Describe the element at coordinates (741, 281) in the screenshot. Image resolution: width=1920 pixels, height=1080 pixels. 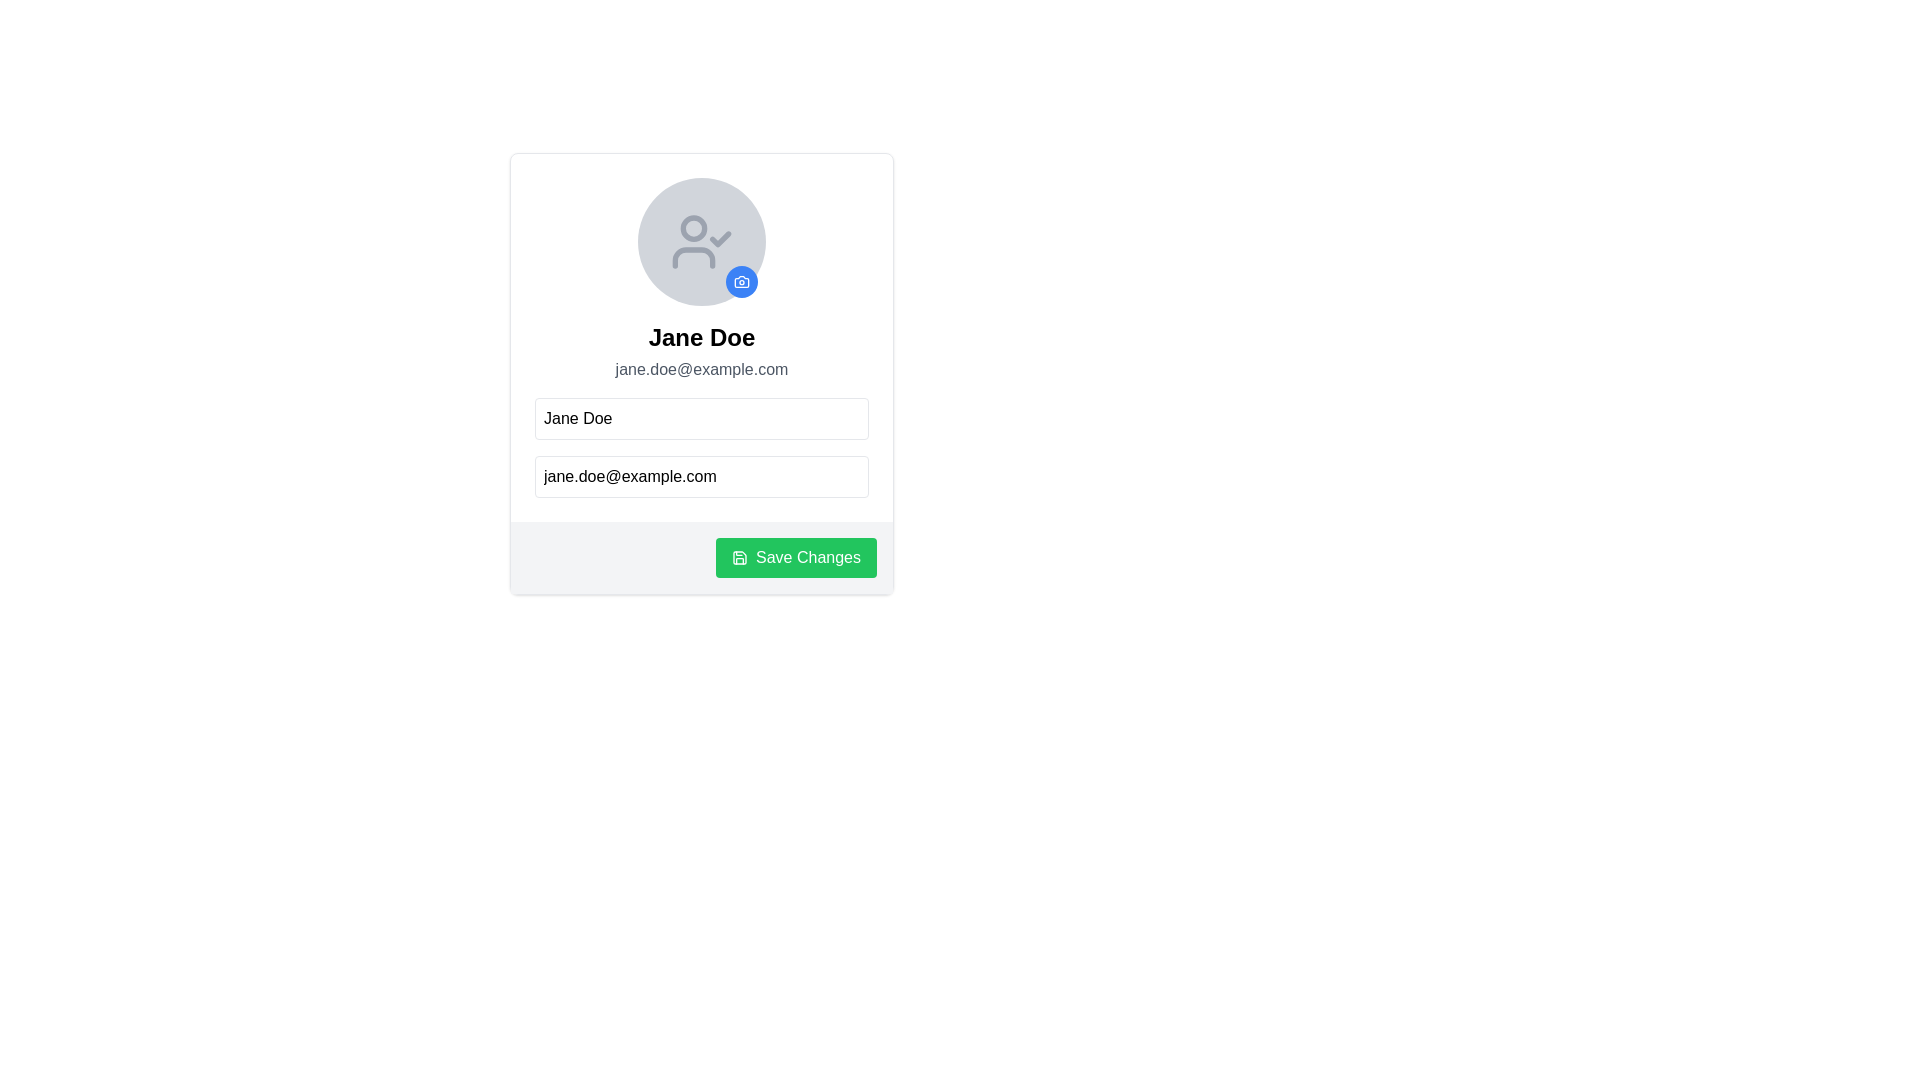
I see `the camera icon in the user profile block` at that location.